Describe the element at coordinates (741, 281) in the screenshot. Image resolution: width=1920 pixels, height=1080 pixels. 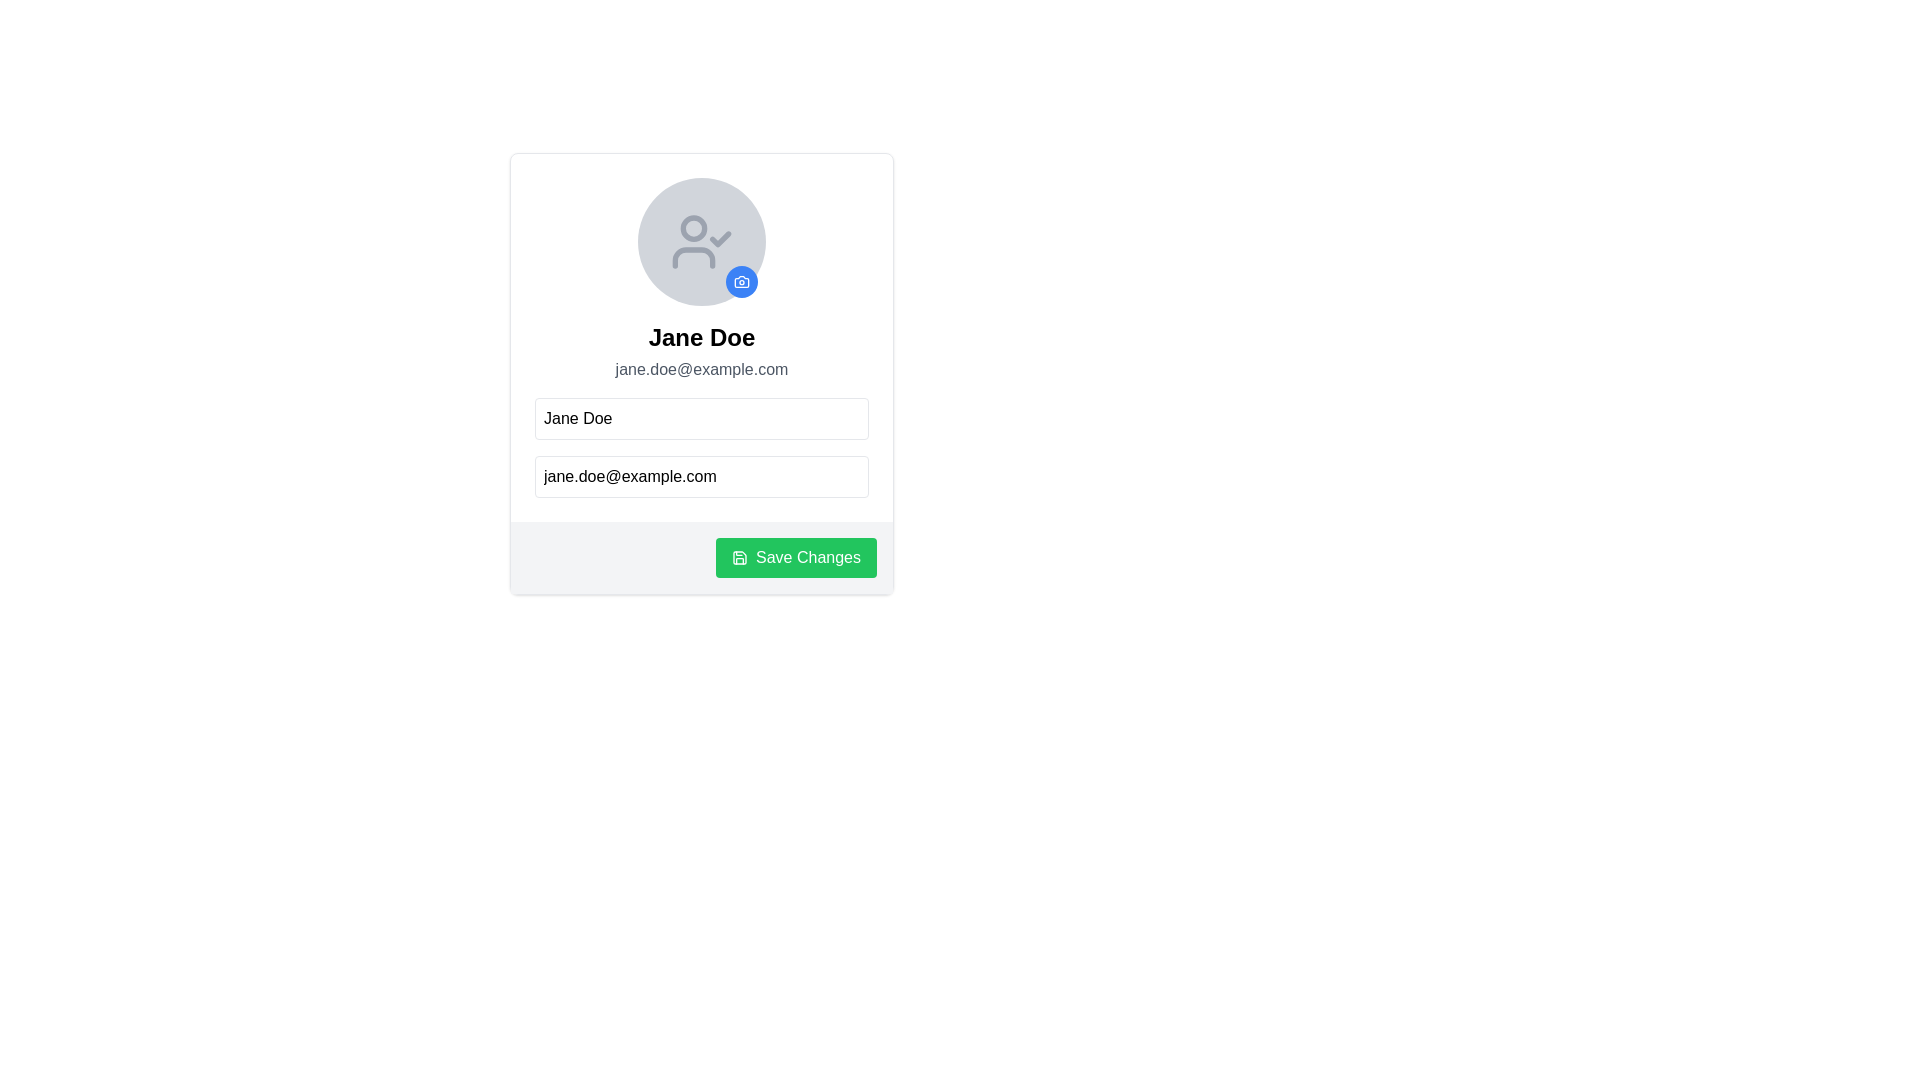
I see `the camera icon in the user profile block` at that location.